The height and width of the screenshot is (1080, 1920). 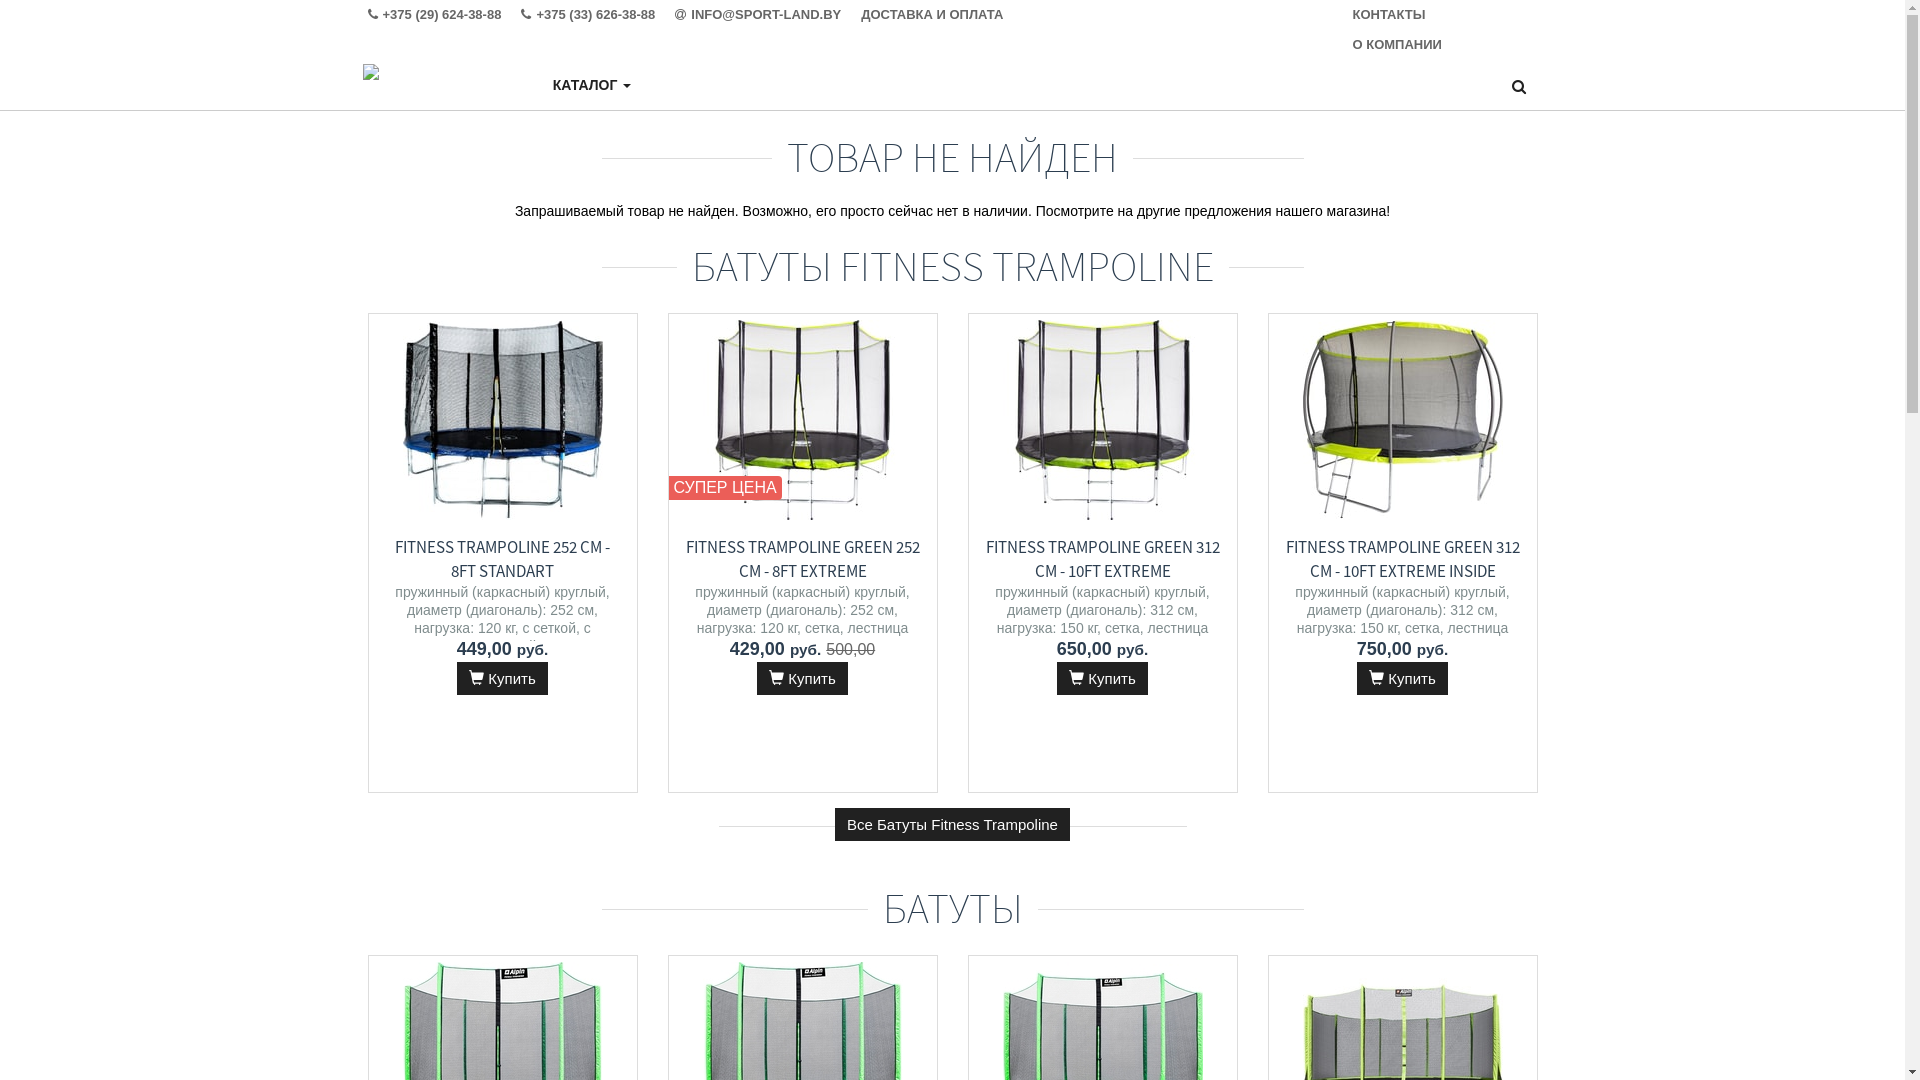 I want to click on '+375 (33) 626-38-88', so click(x=521, y=15).